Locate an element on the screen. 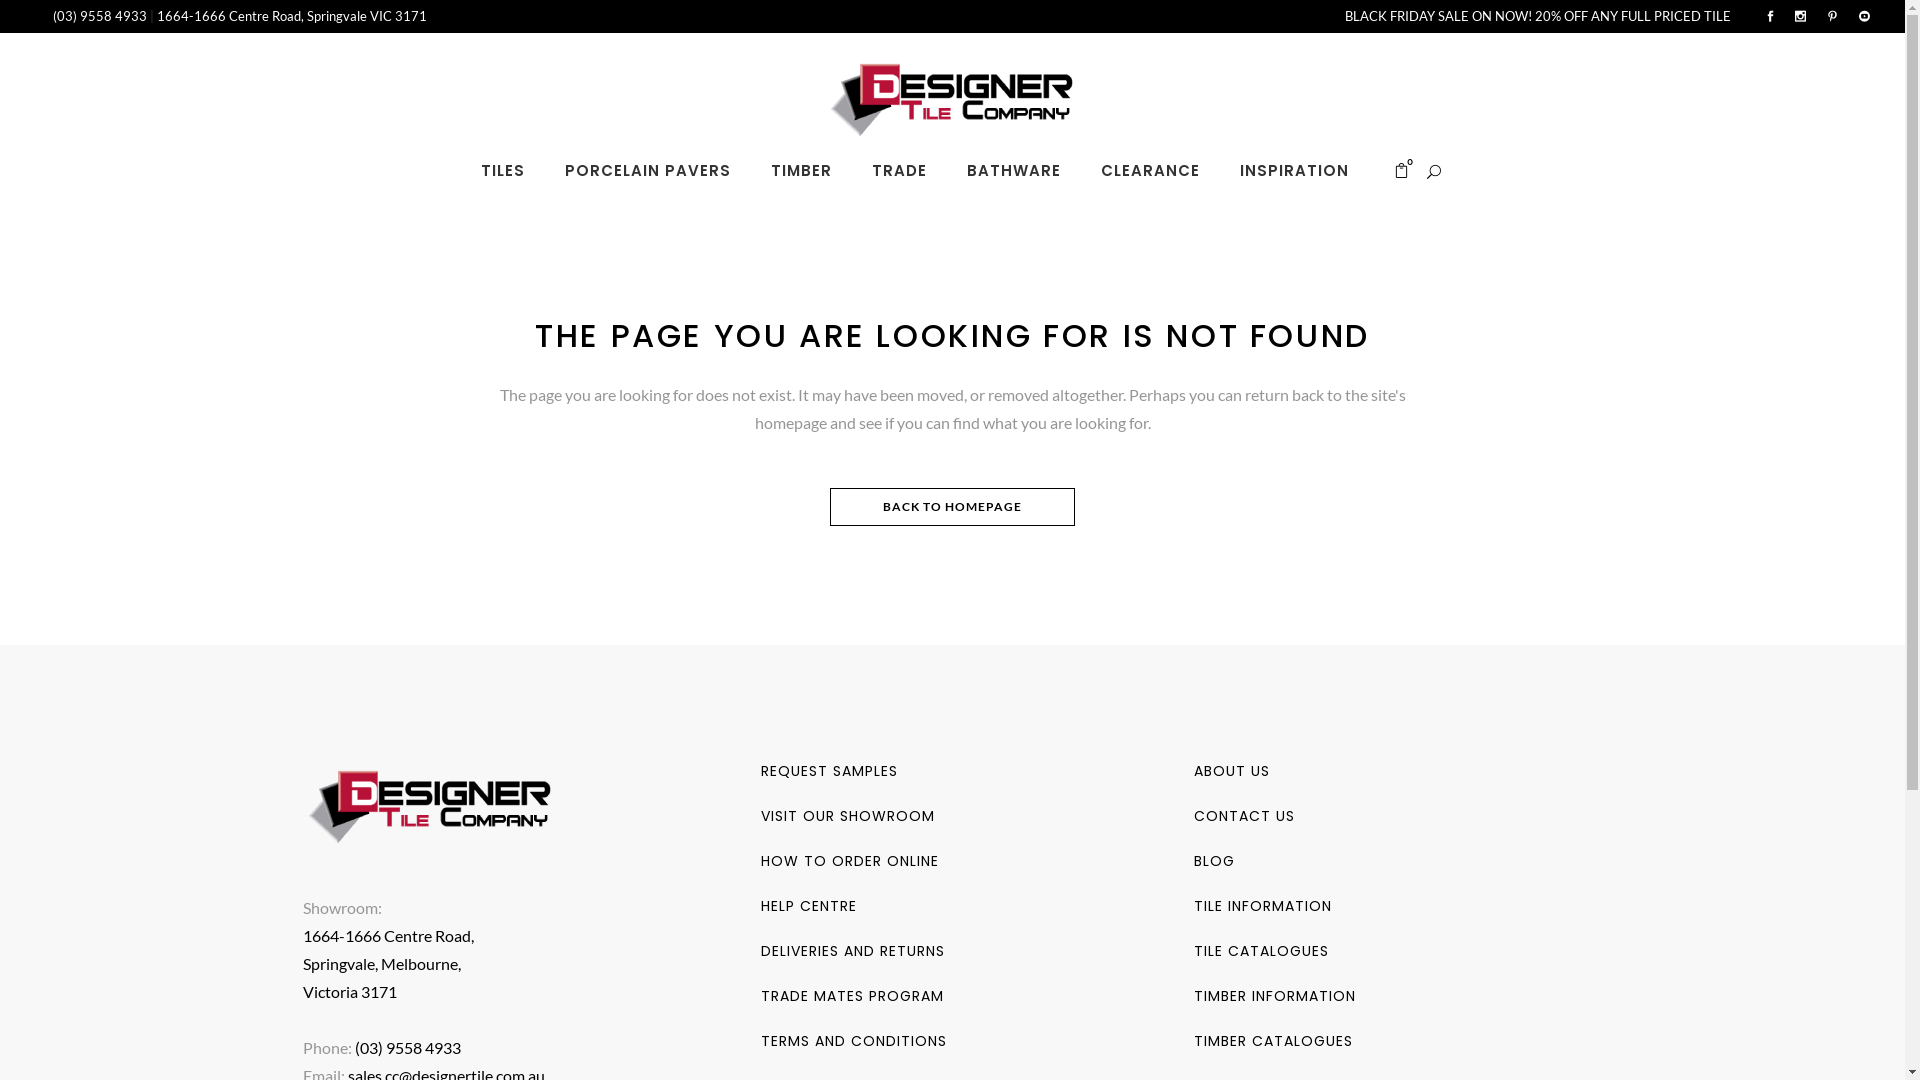  'TERMS AND CONDITIONS' is located at coordinates (854, 1040).